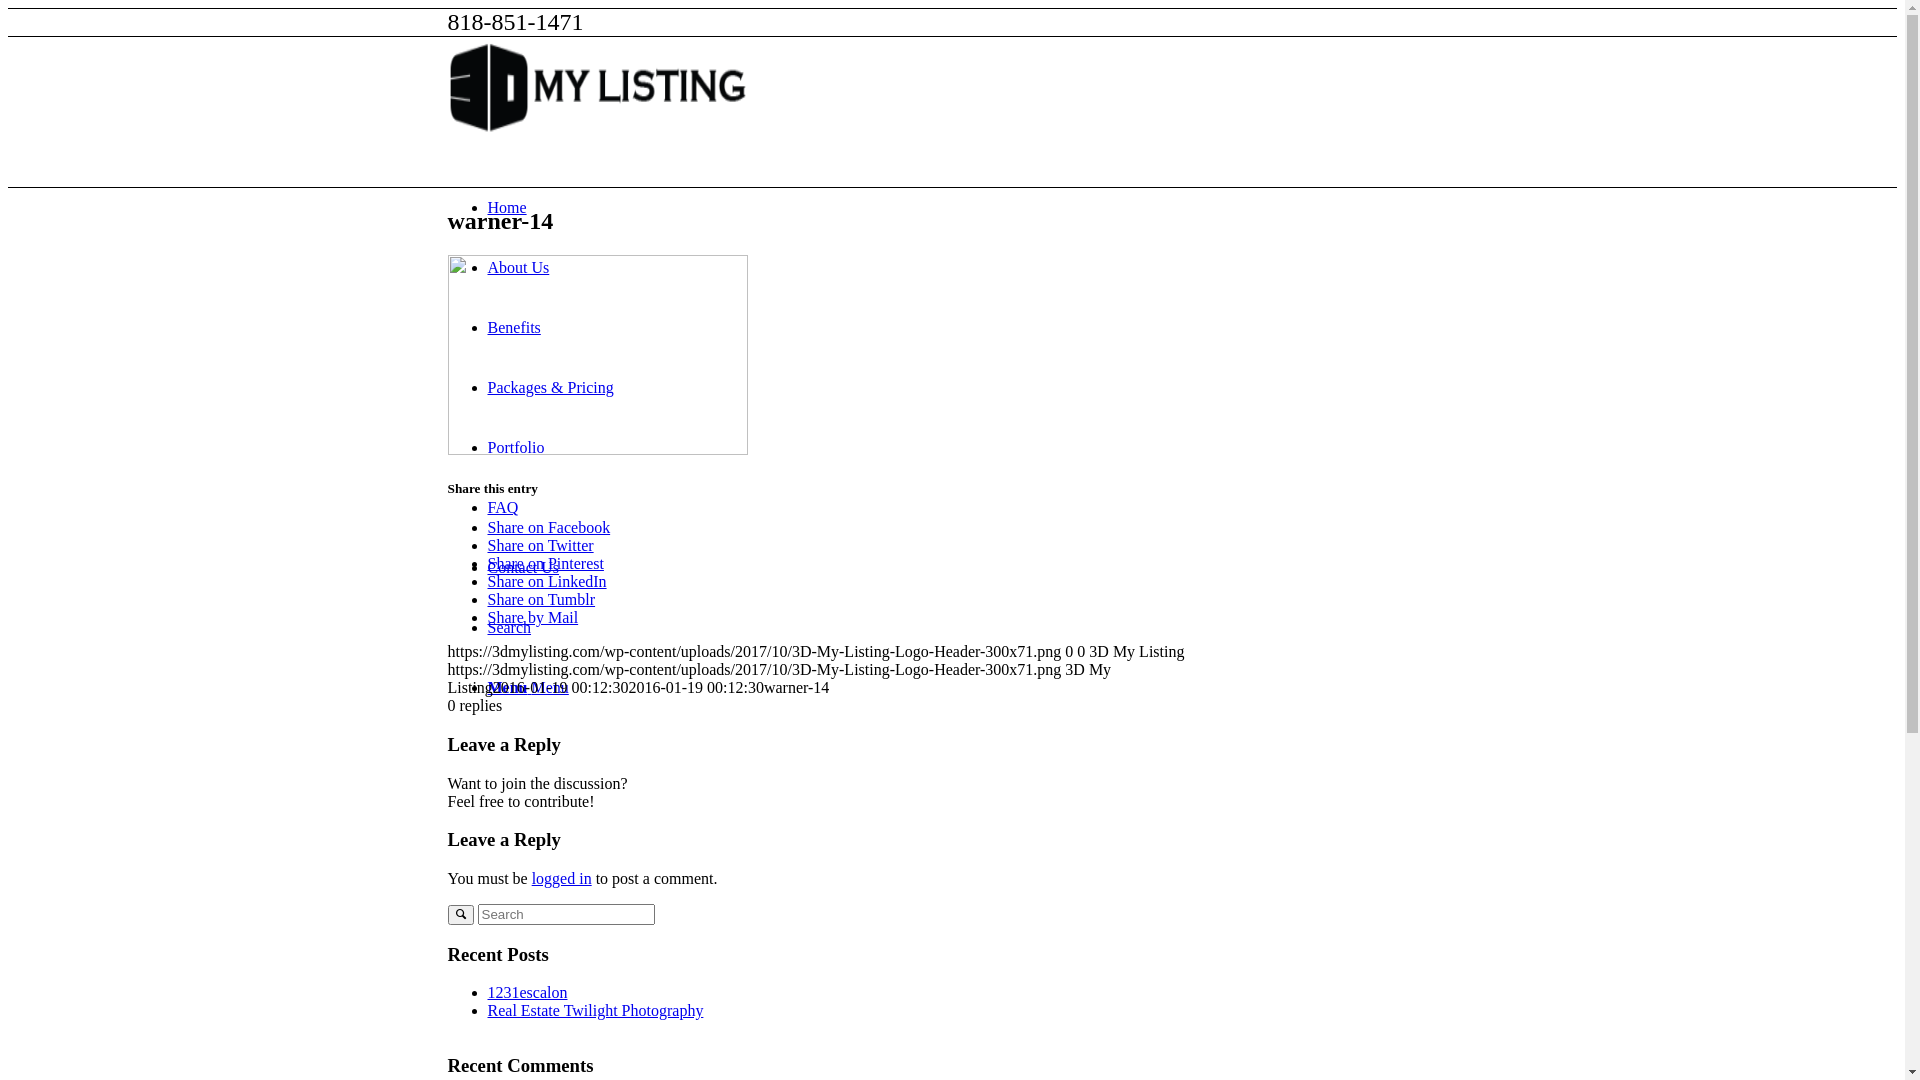 Image resolution: width=1920 pixels, height=1080 pixels. Describe the element at coordinates (514, 326) in the screenshot. I see `'Benefits'` at that location.